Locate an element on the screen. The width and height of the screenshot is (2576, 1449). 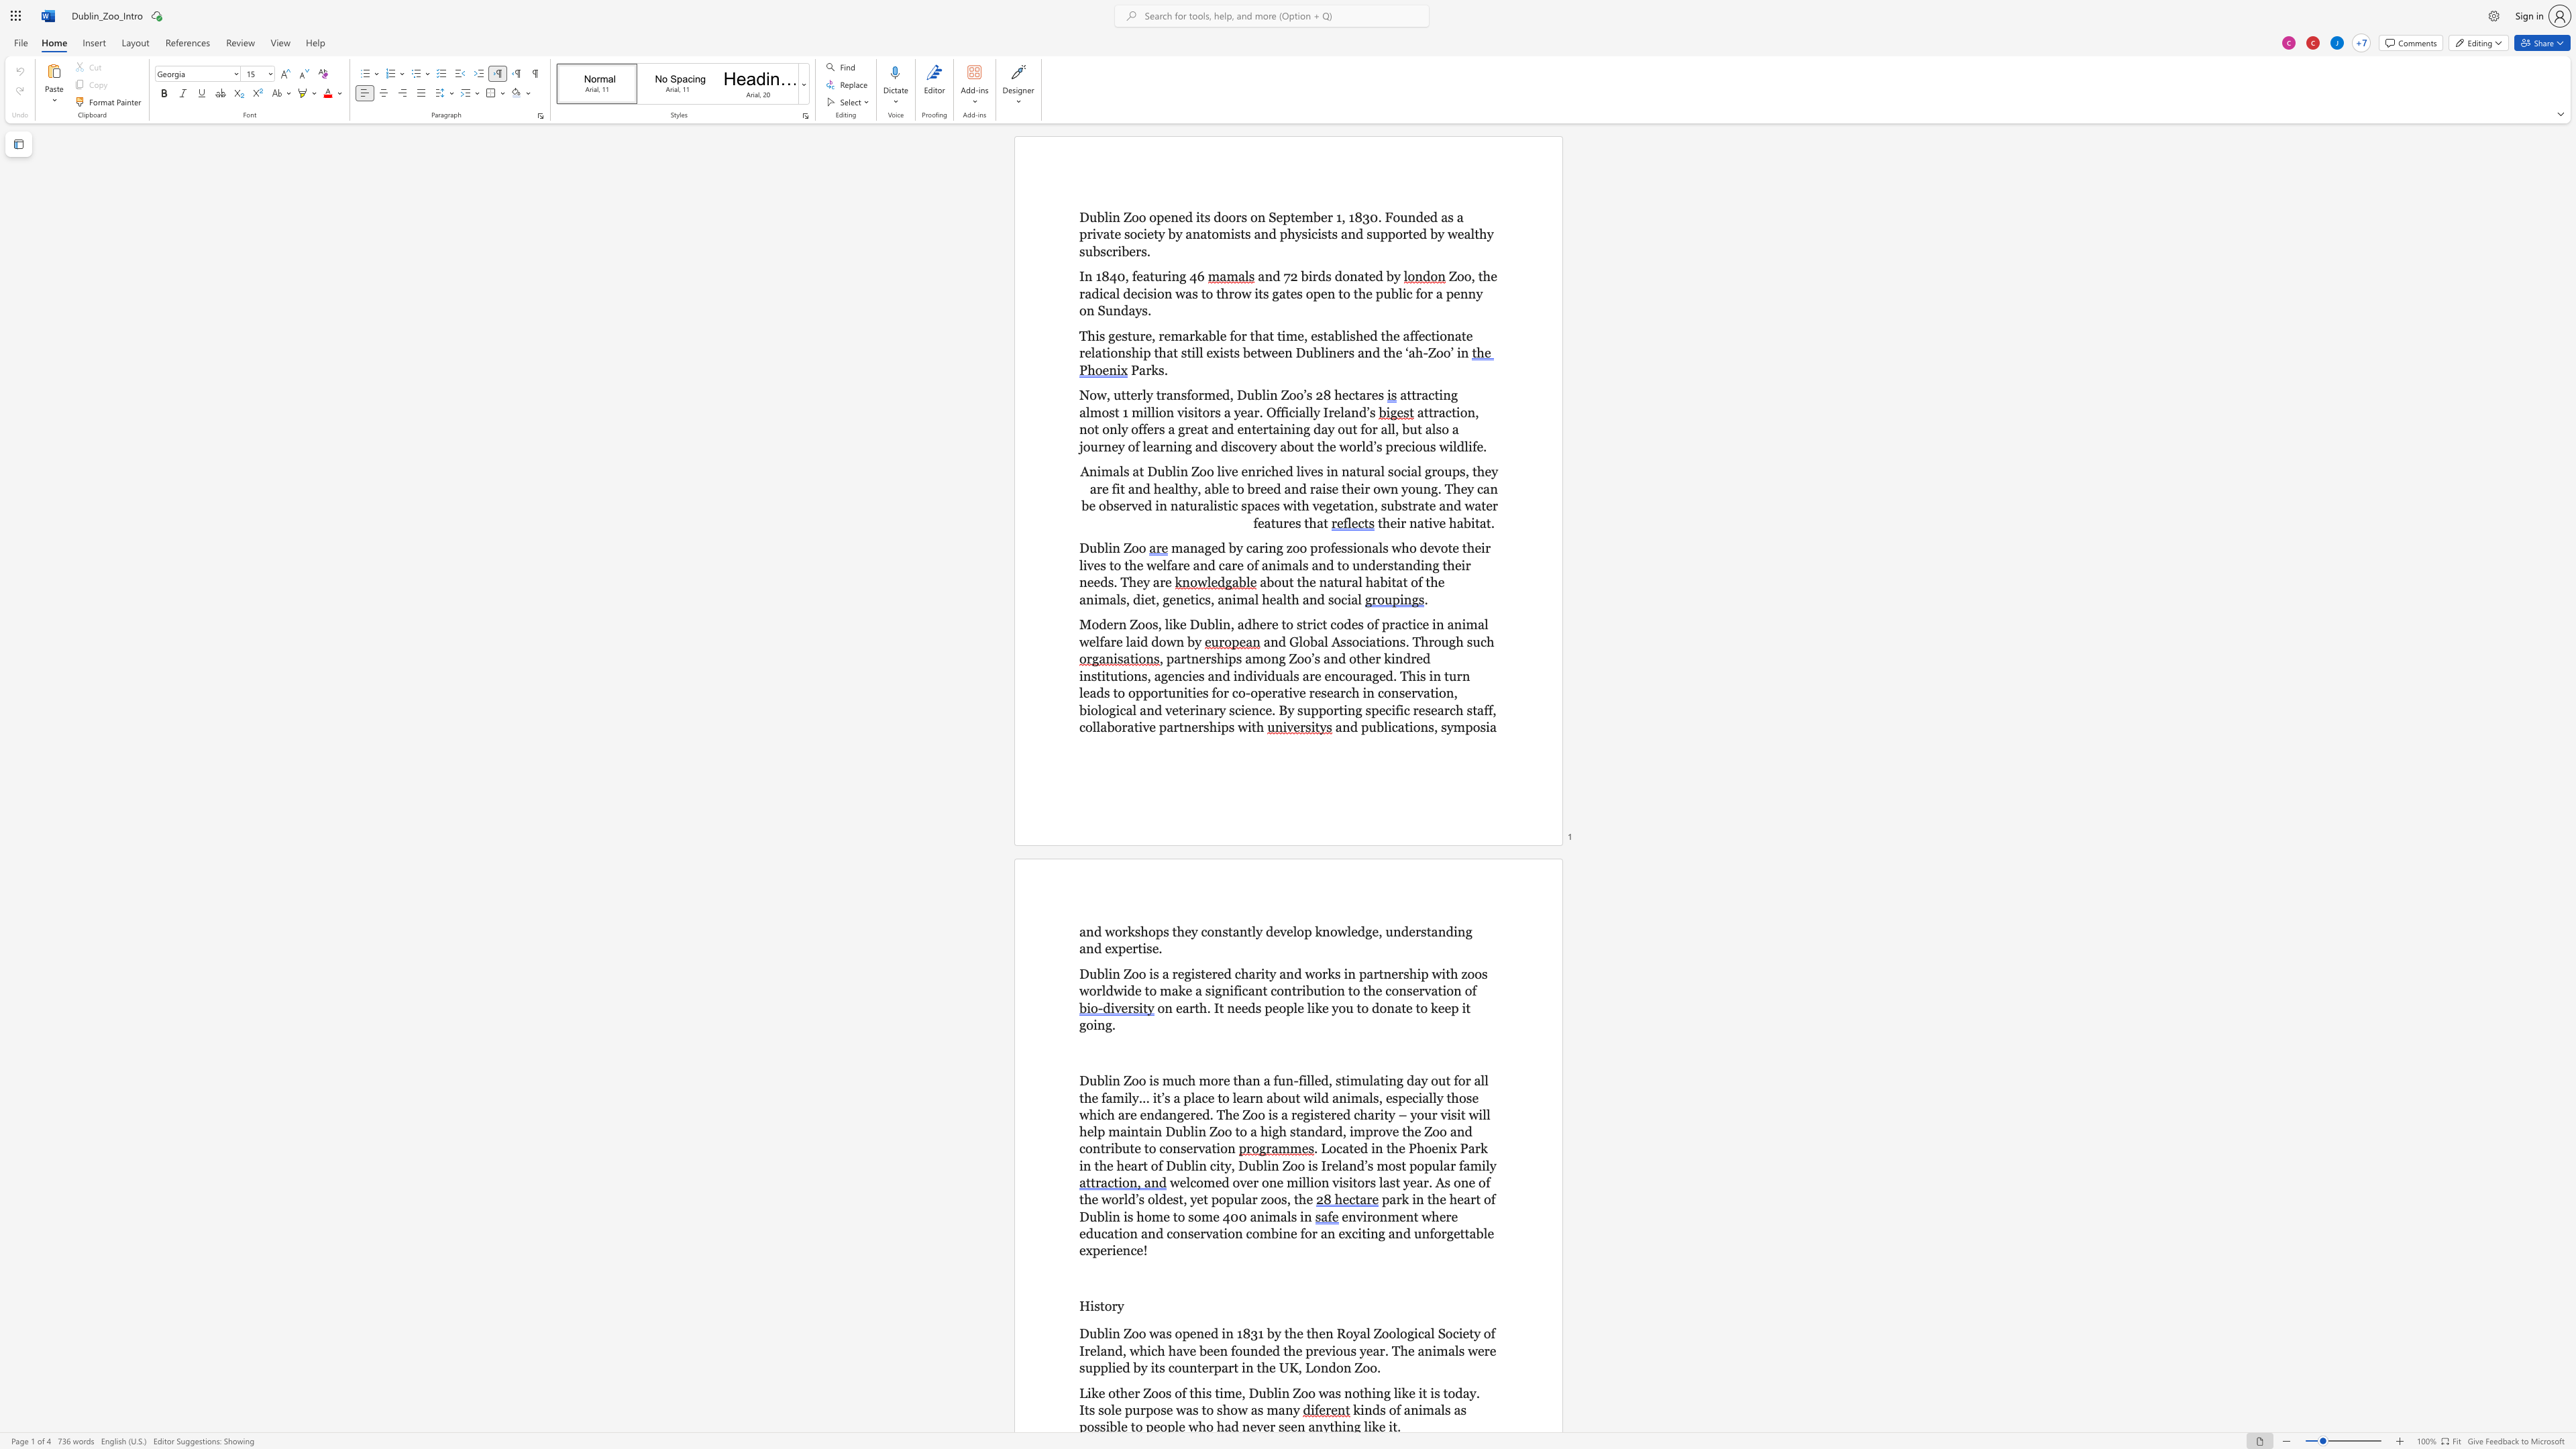
the space between the continuous character "c" and "t" in the text is located at coordinates (1430, 335).